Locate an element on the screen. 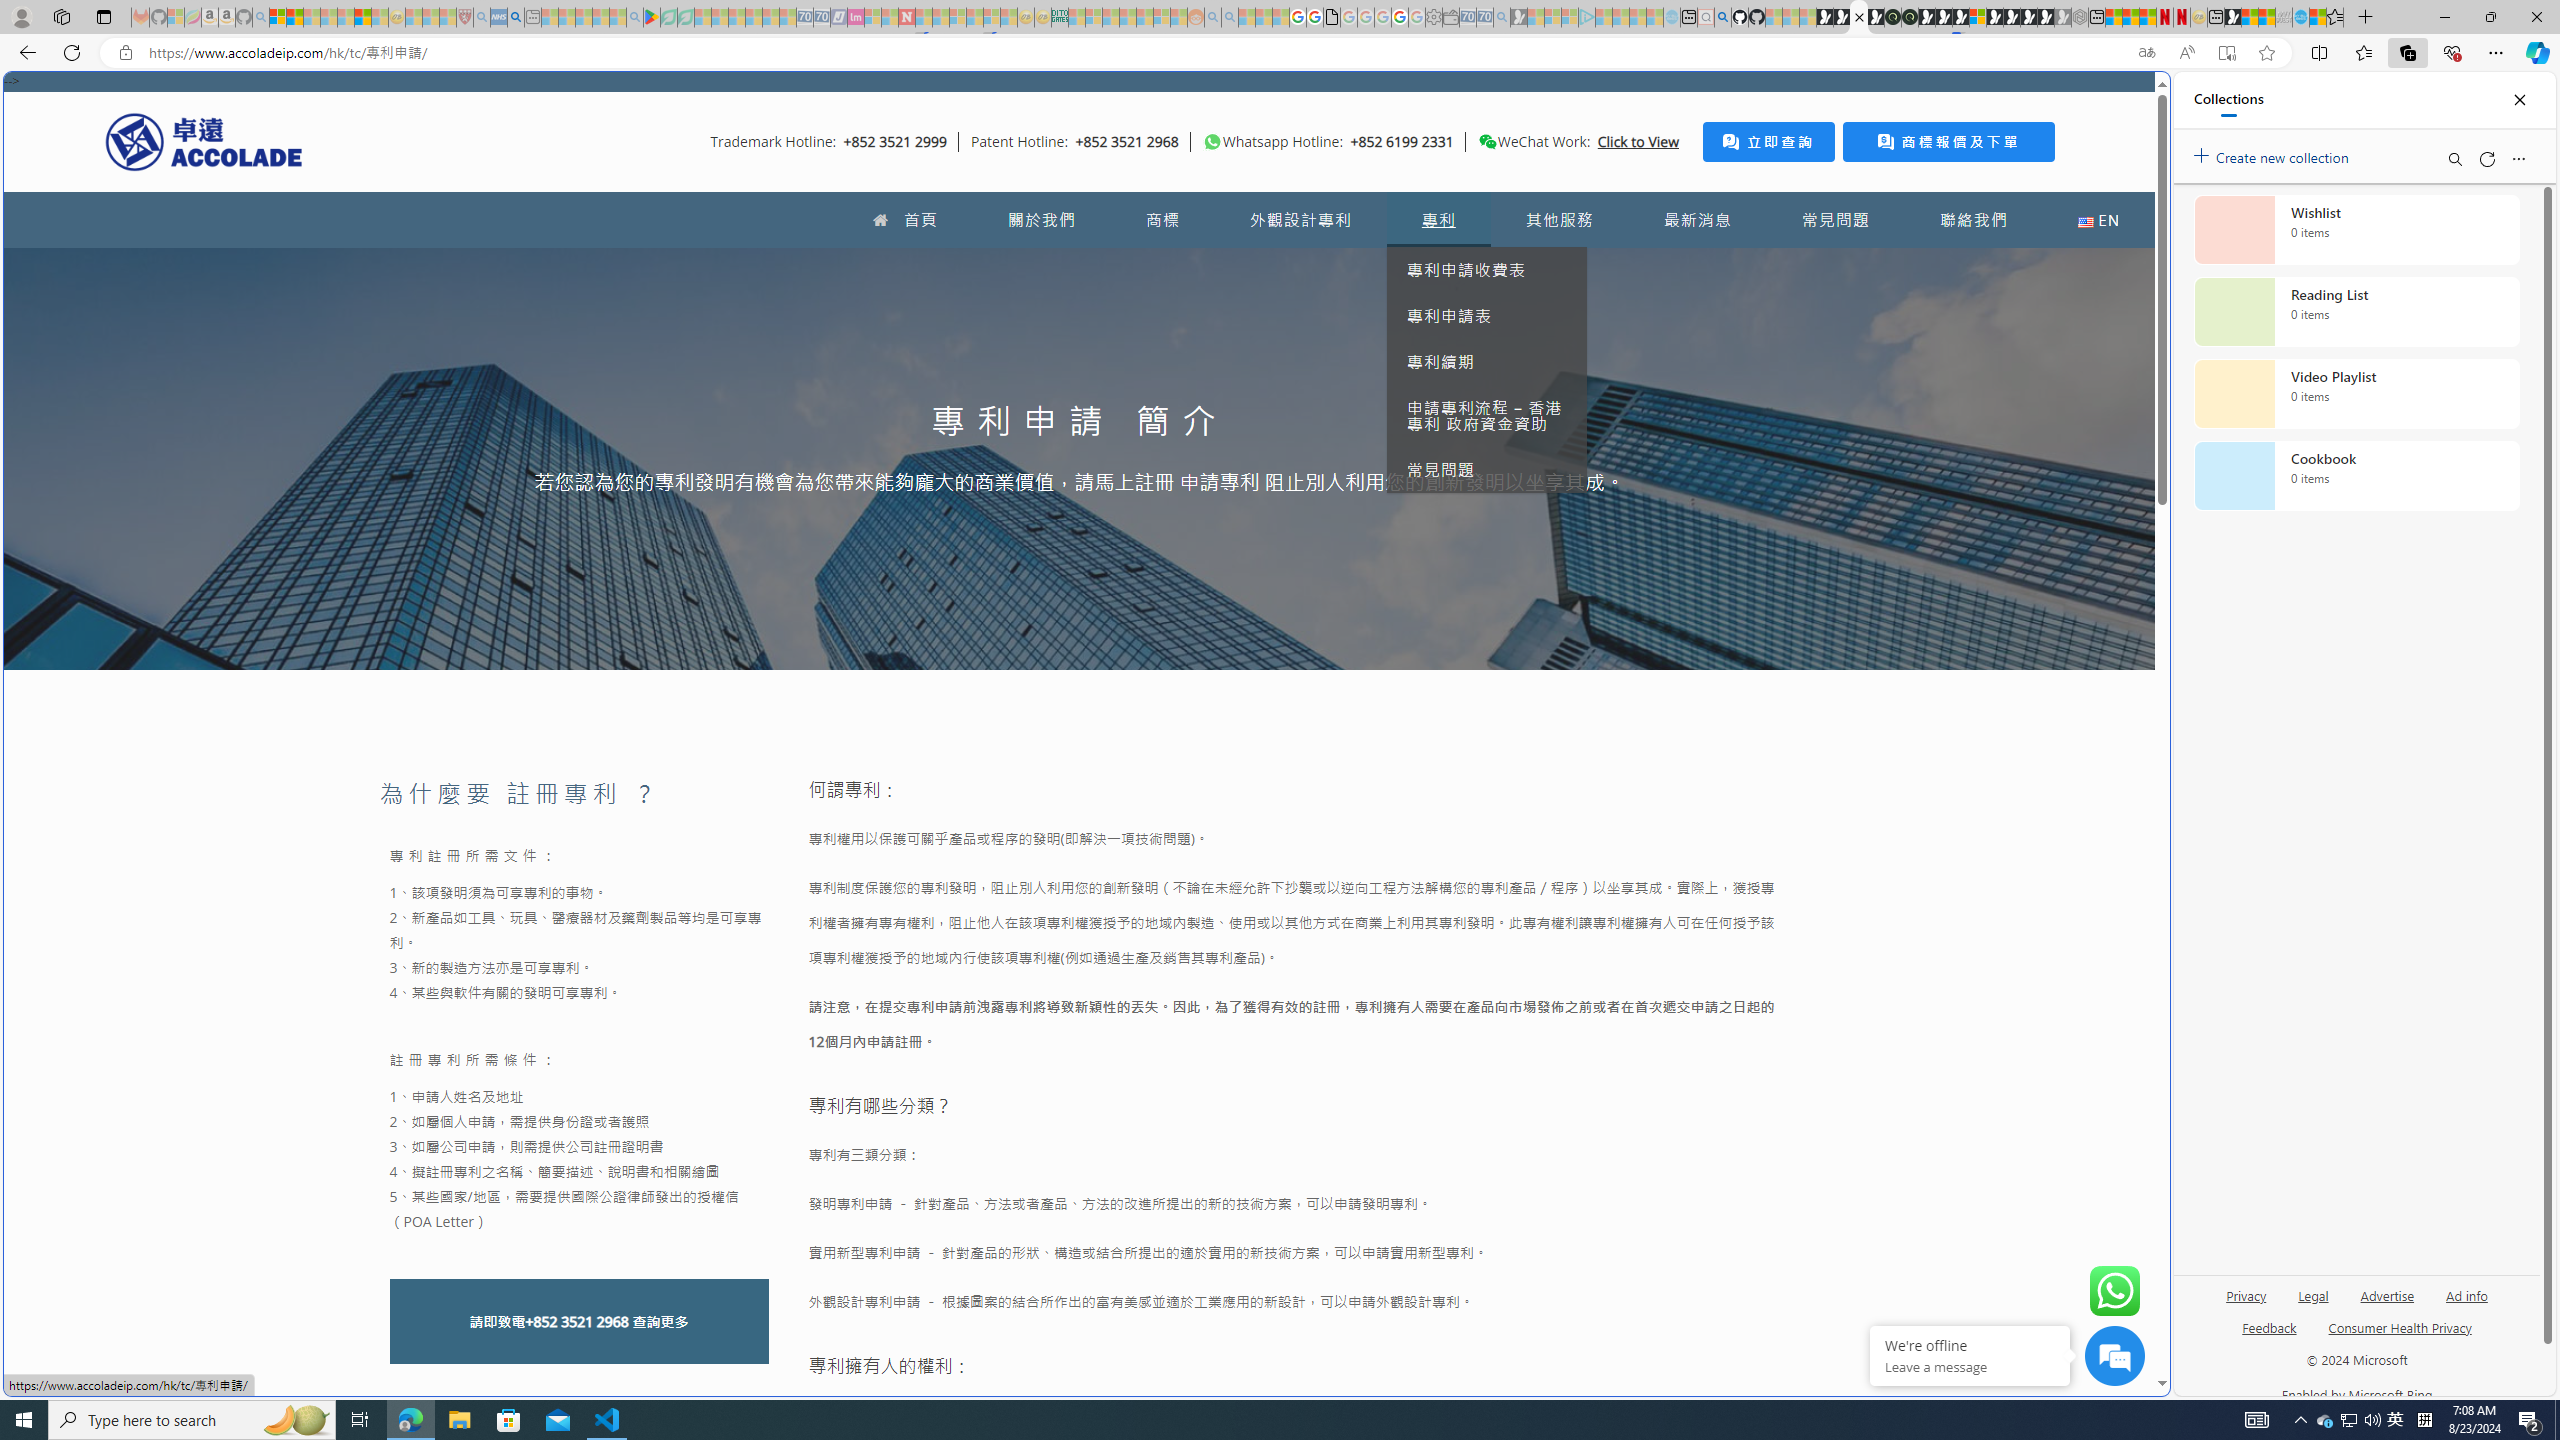 Image resolution: width=2560 pixels, height=1440 pixels. 'Earth has six continents not seven, radical new study claims' is located at coordinates (2266, 16).